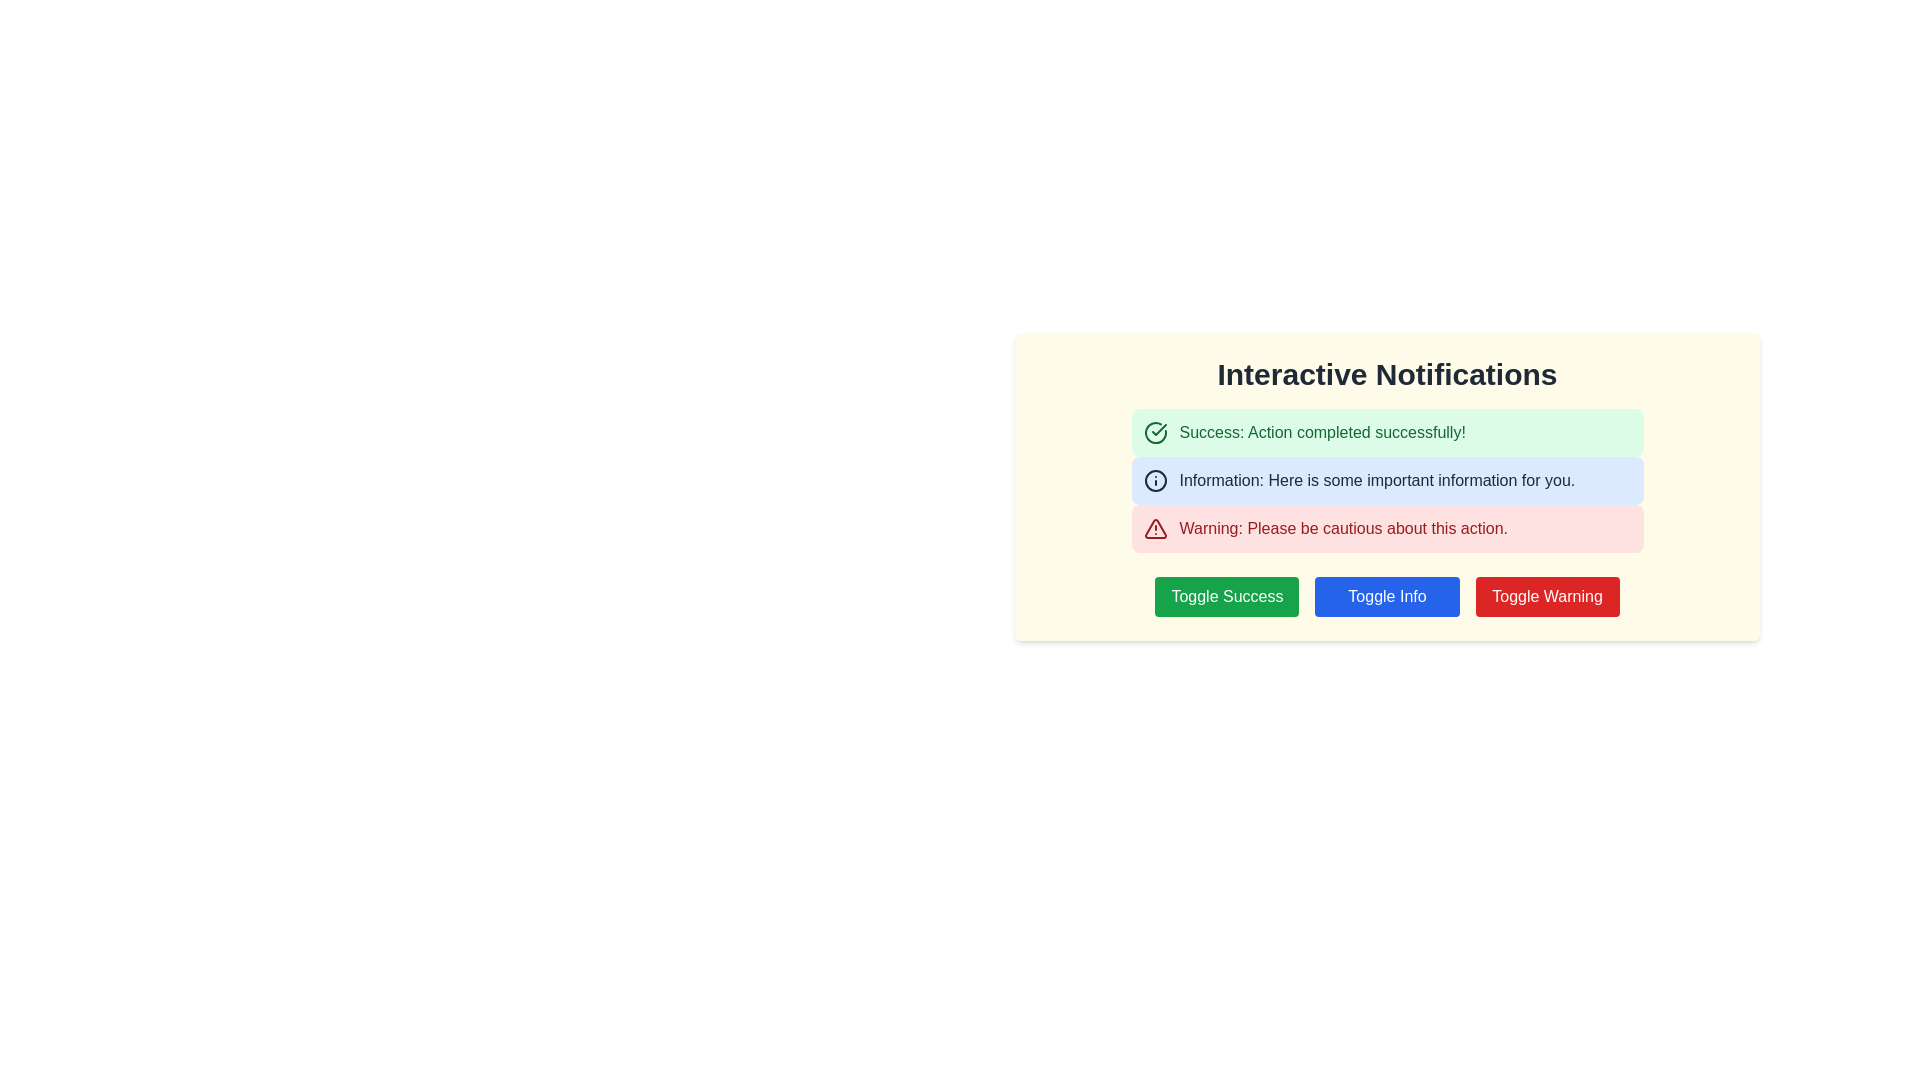 This screenshot has width=1920, height=1080. What do you see at coordinates (1226, 596) in the screenshot?
I see `the 'Toggle Success' button, which is a green button with rounded corners displaying white text, located at the bottom-left of a three-button group` at bounding box center [1226, 596].